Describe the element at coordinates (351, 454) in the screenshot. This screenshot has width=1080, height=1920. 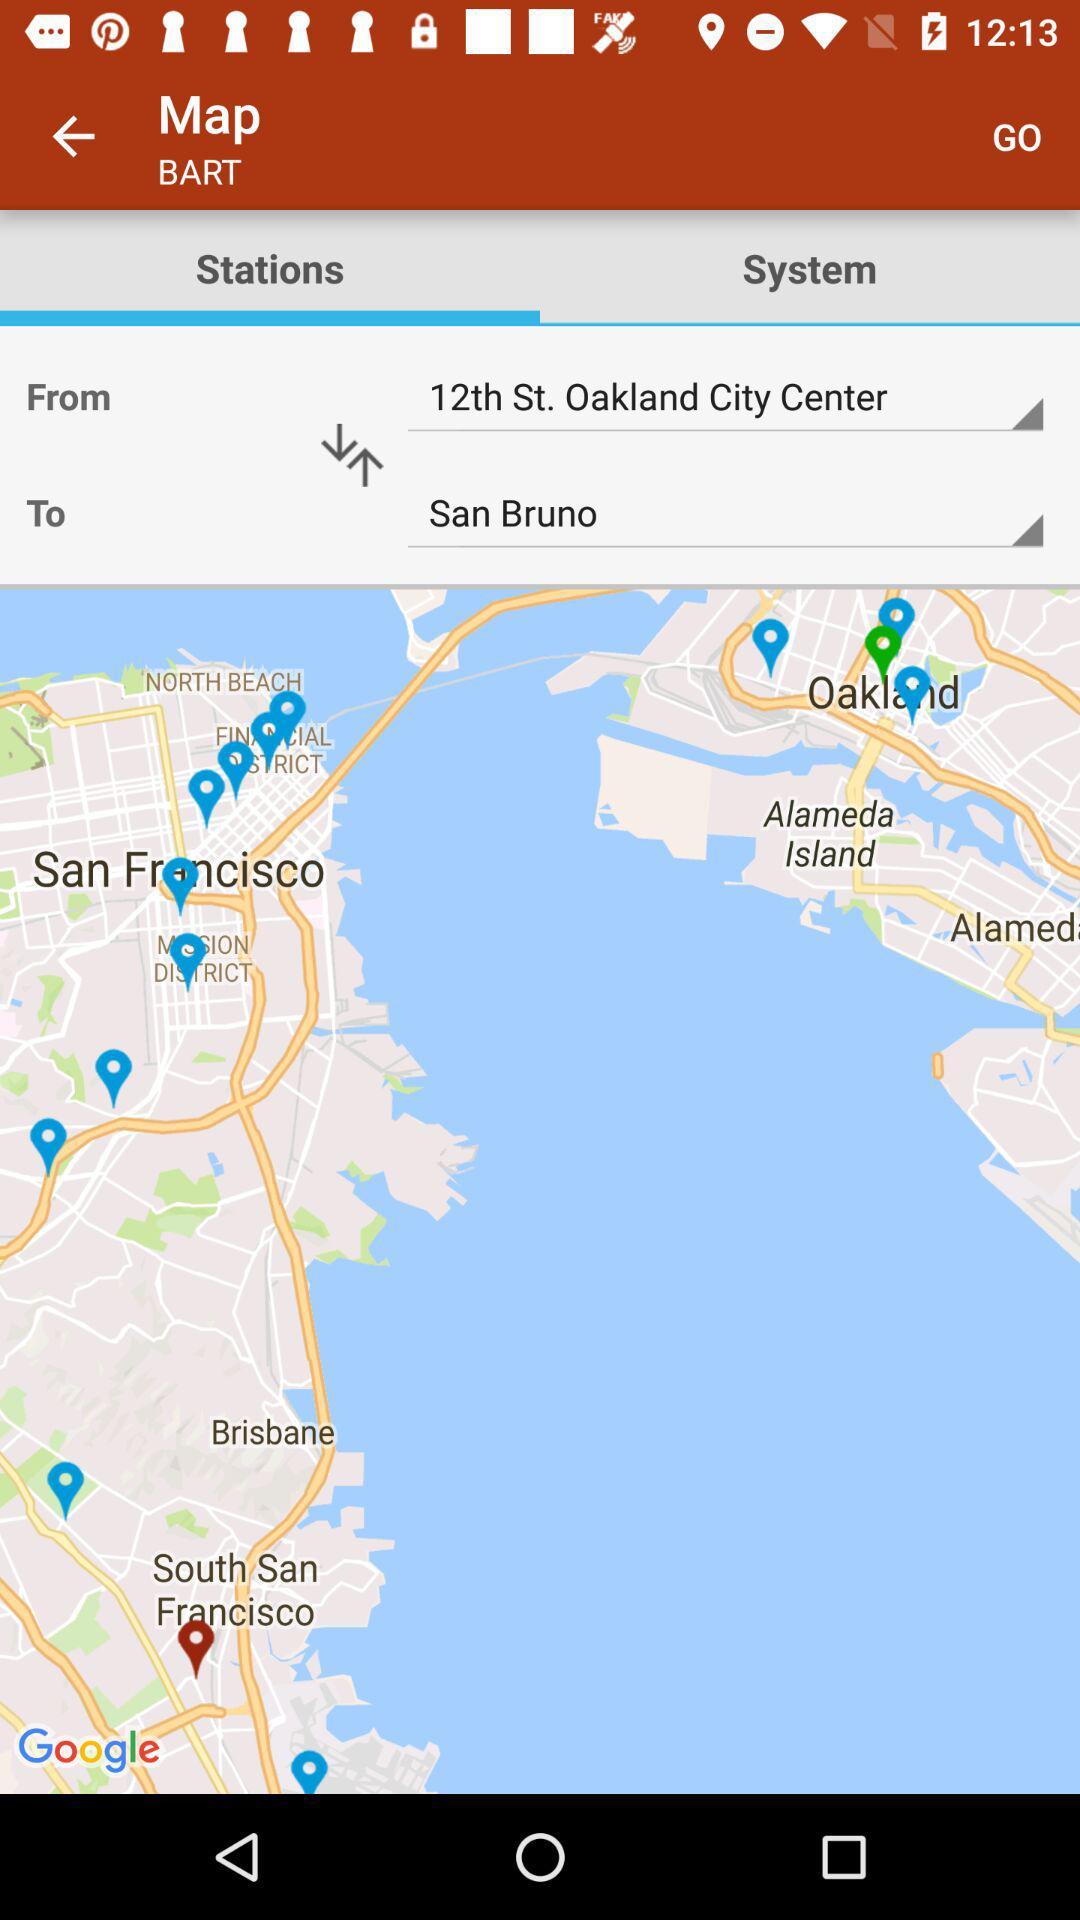
I see `up or down arrow` at that location.